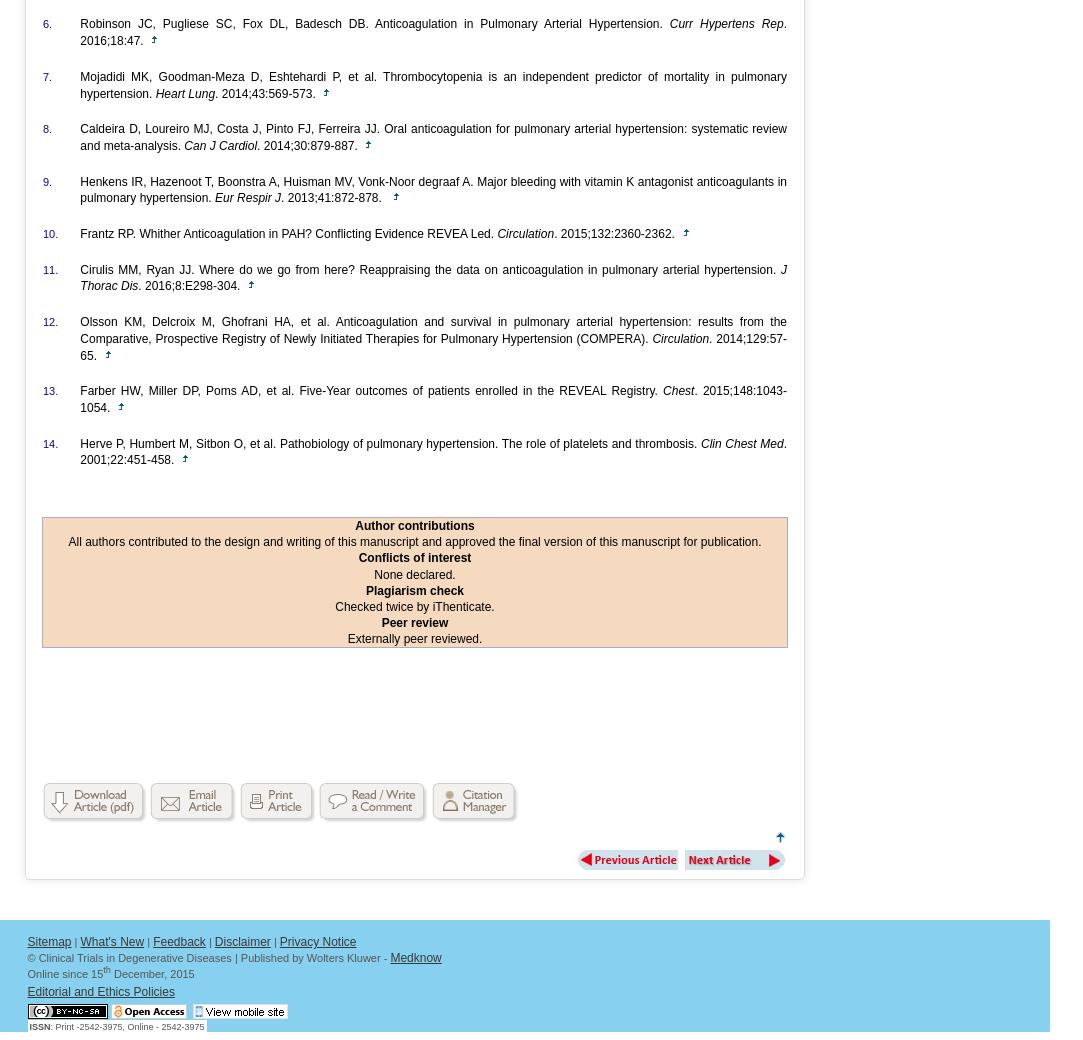 The image size is (1083, 1040). I want to click on 'Caldeira D, Loureiro MJ, Costa J, Pinto FJ, Ferreira JJ. Oral anticoagulation for pulmonary arterial hypertension: systematic review and meta-analysis.', so click(432, 137).